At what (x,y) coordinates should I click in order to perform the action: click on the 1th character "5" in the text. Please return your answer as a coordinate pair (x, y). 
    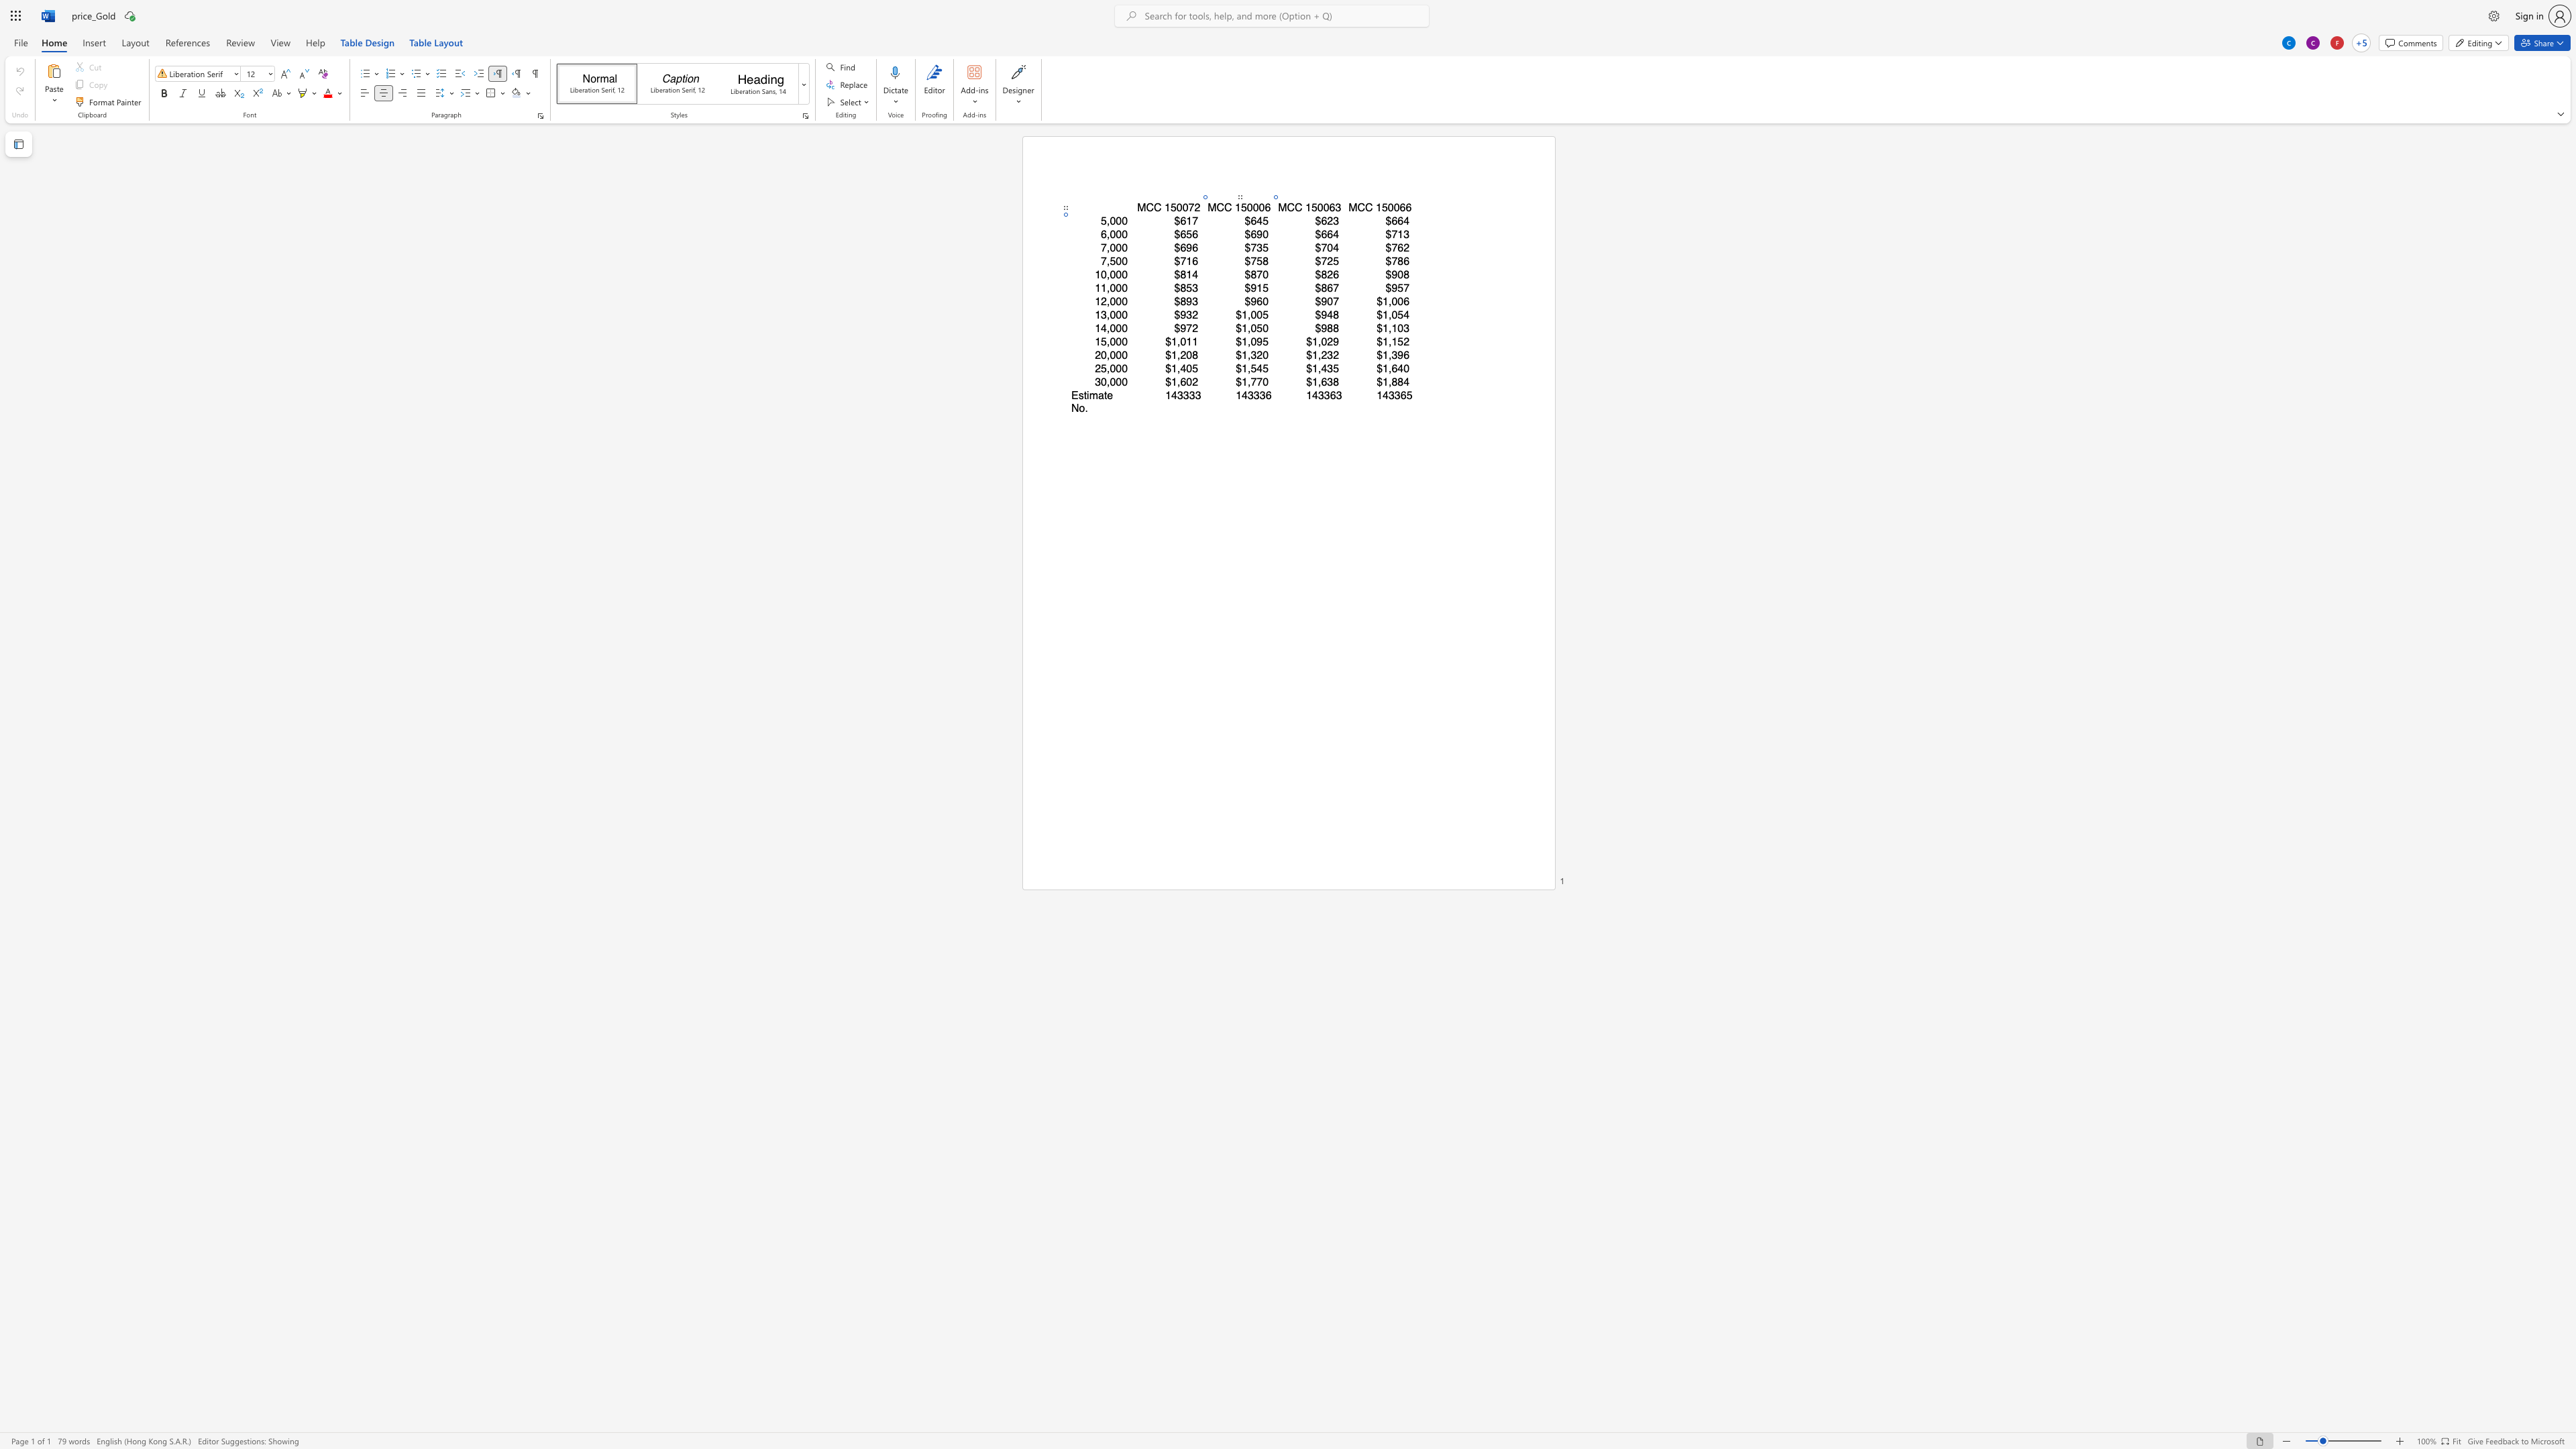
    Looking at the image, I should click on (1384, 207).